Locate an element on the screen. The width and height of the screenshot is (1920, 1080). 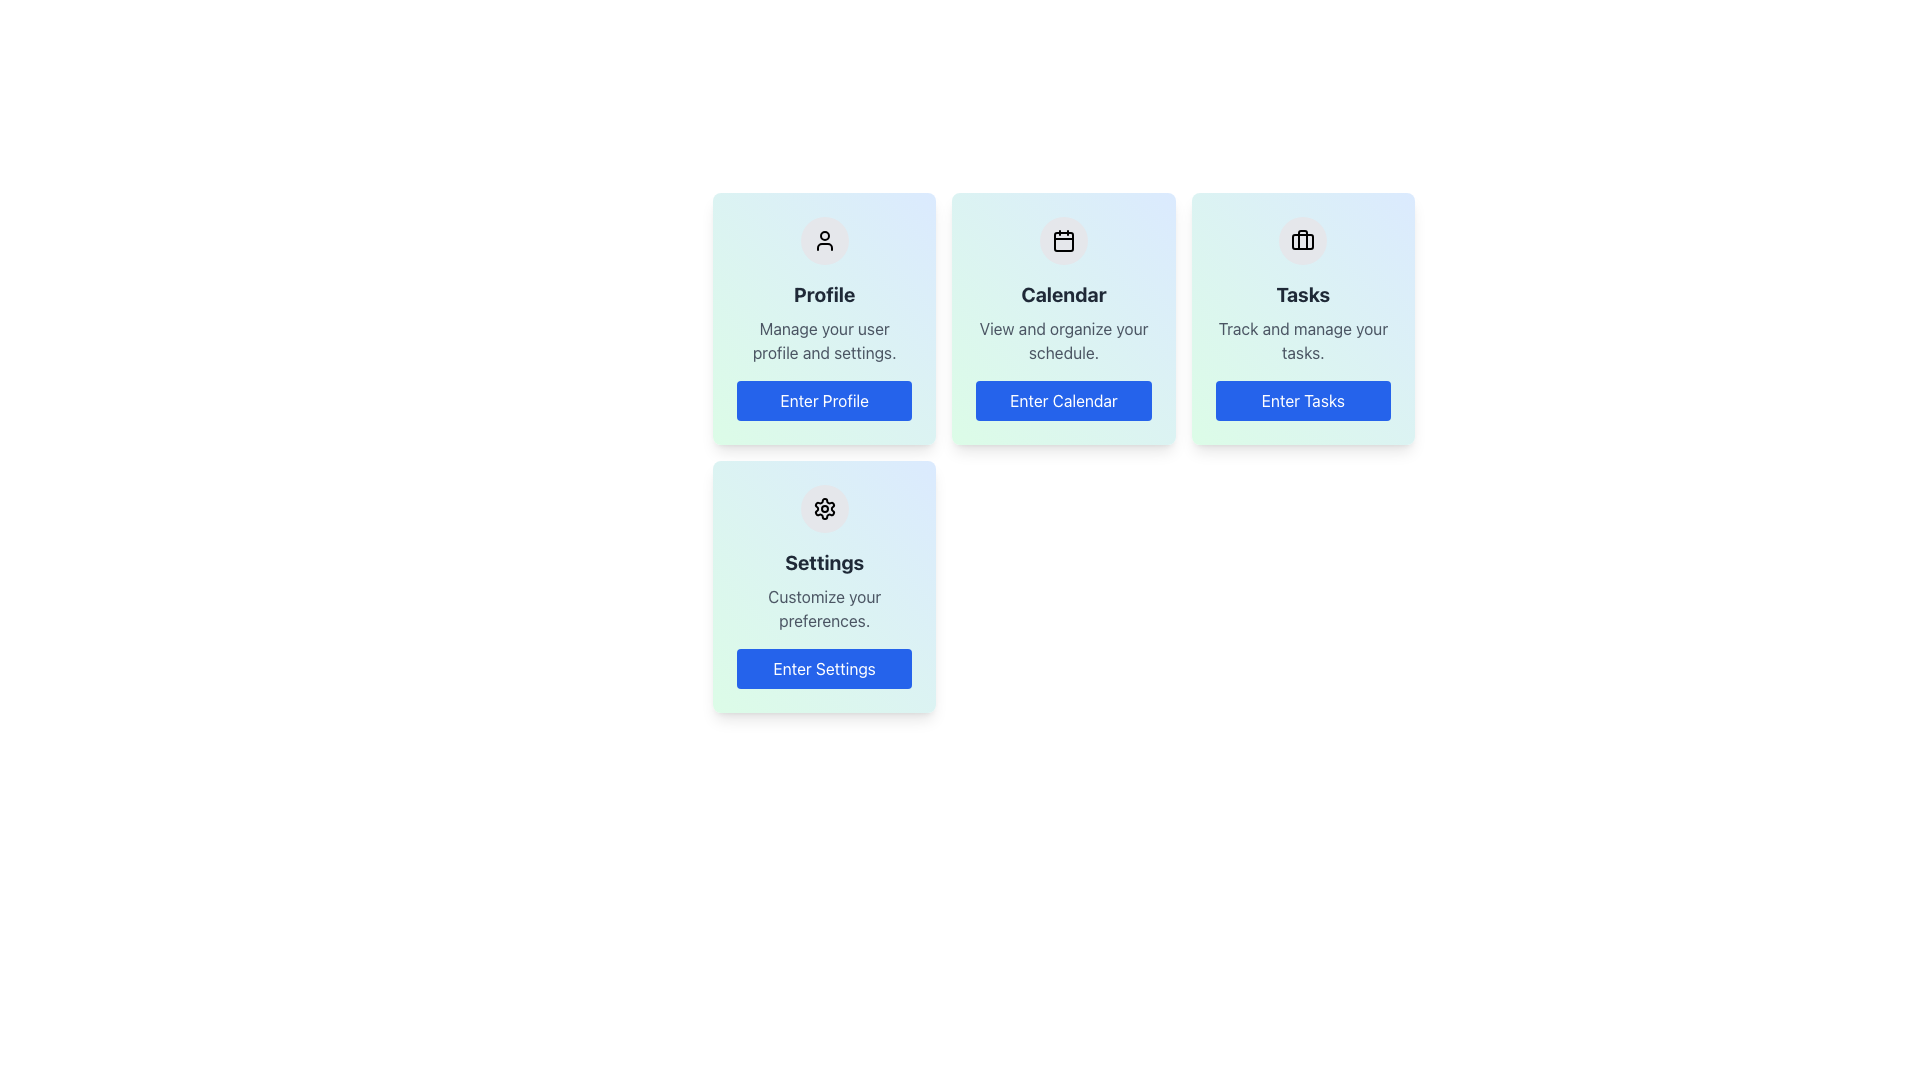
the Profile button located in the lower section of the Profile card to observe the hover effect is located at coordinates (824, 401).